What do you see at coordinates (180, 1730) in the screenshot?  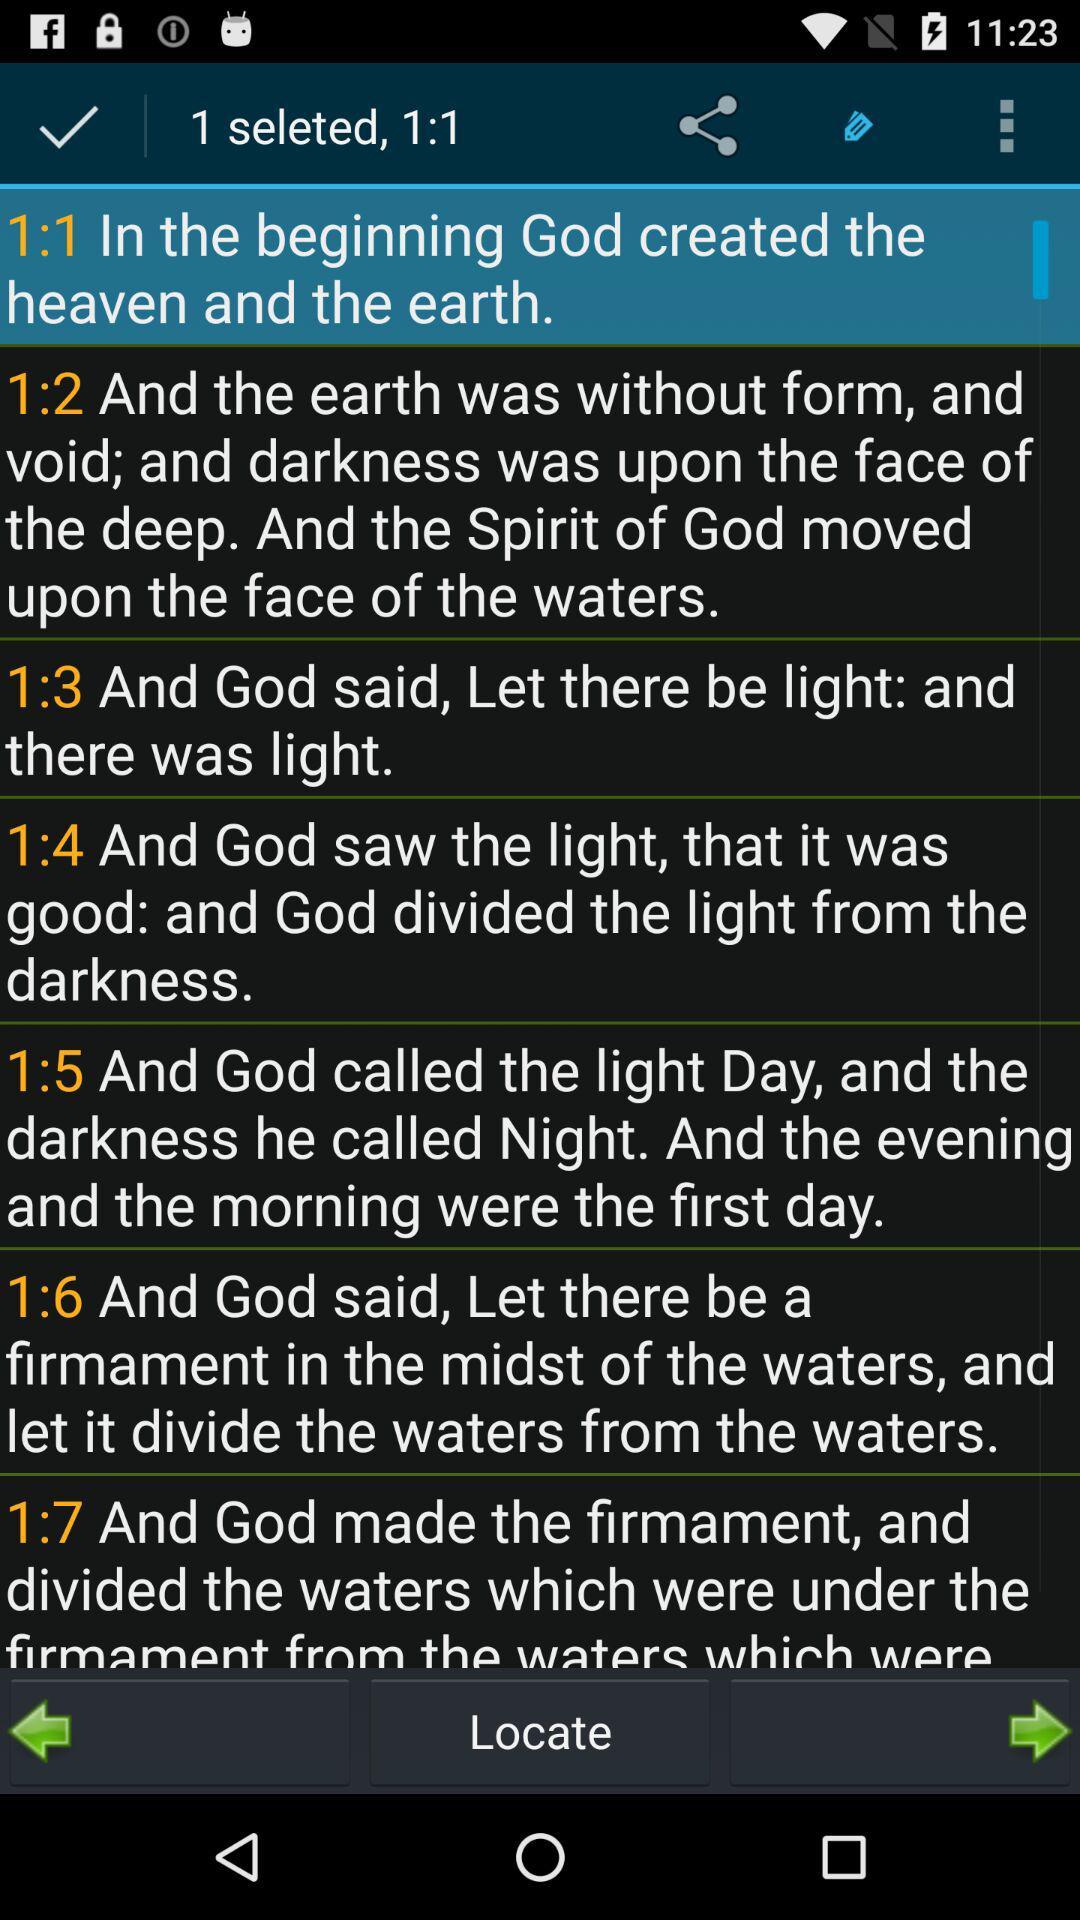 I see `item to the left of the locate item` at bounding box center [180, 1730].